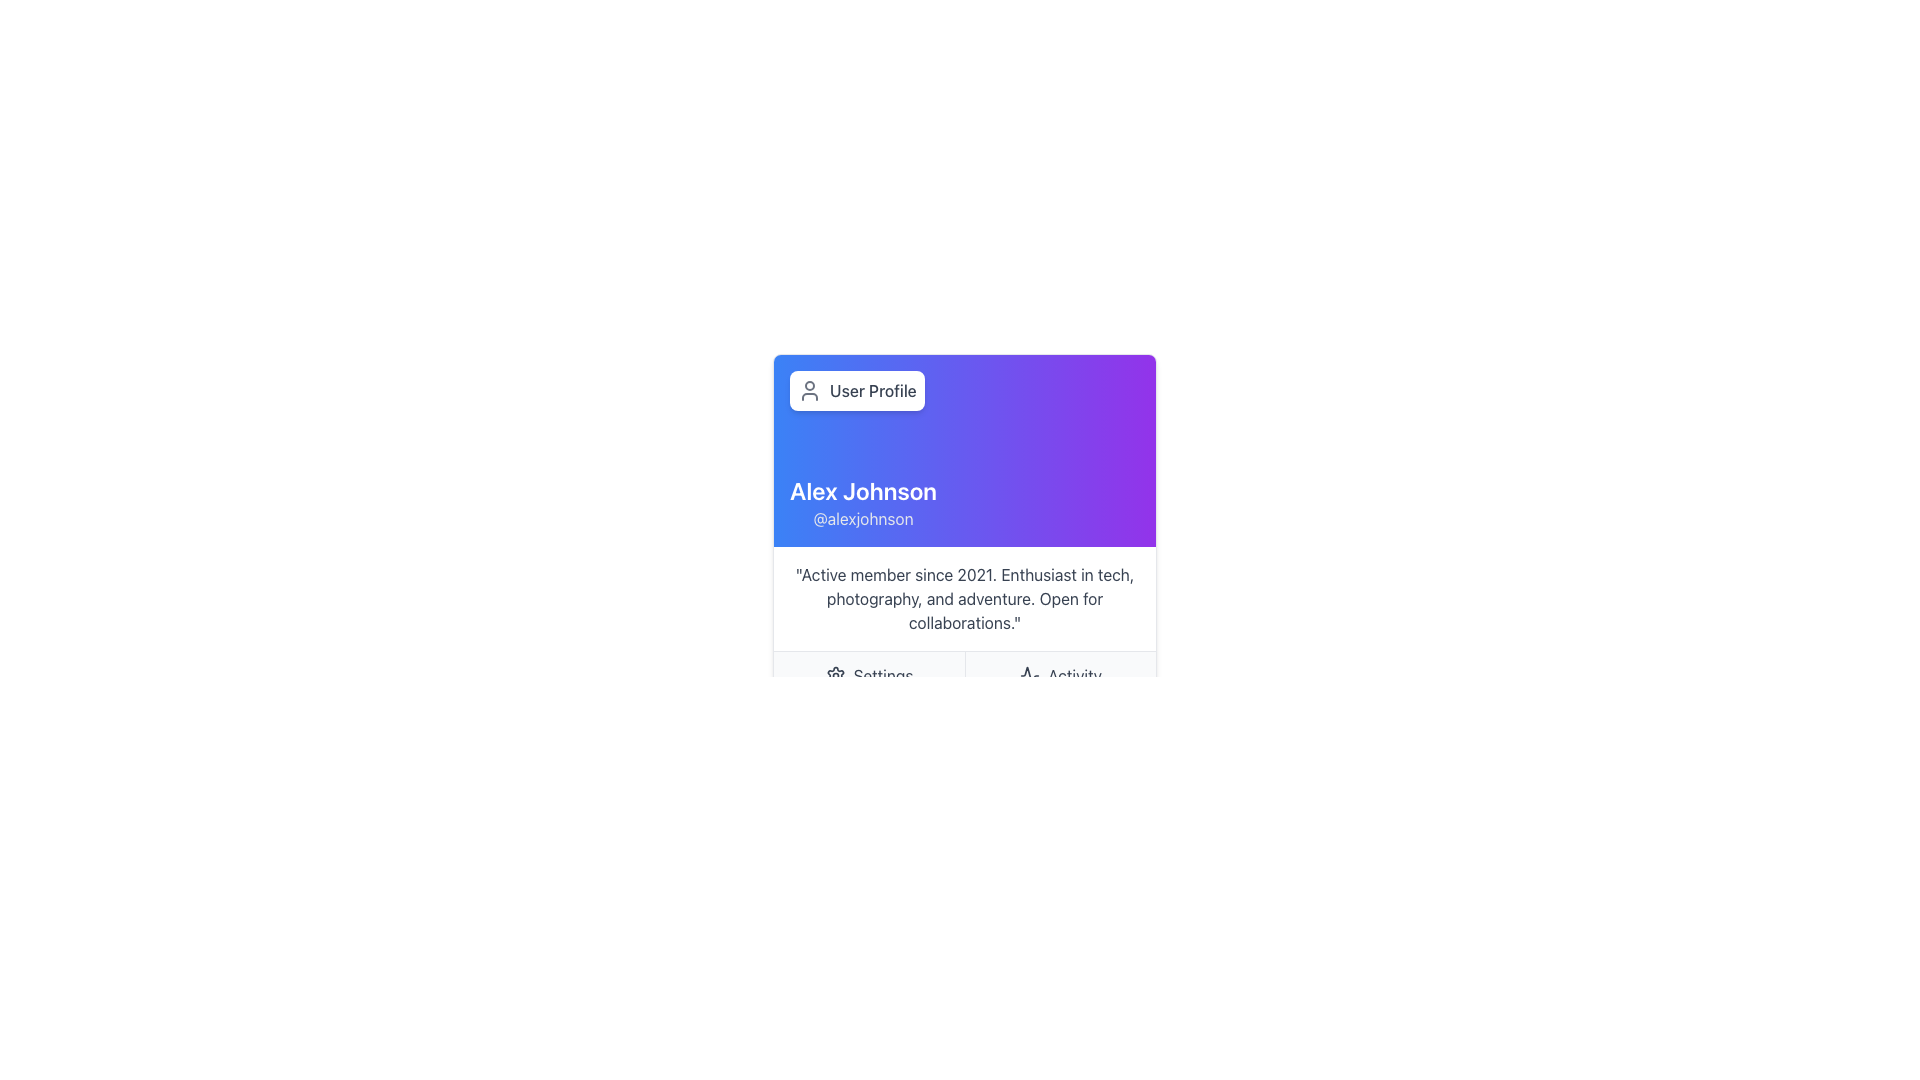  What do you see at coordinates (857, 390) in the screenshot?
I see `the user profile header label with icon located at the top-left corner of its component, which indicates it pertains to the user profile` at bounding box center [857, 390].